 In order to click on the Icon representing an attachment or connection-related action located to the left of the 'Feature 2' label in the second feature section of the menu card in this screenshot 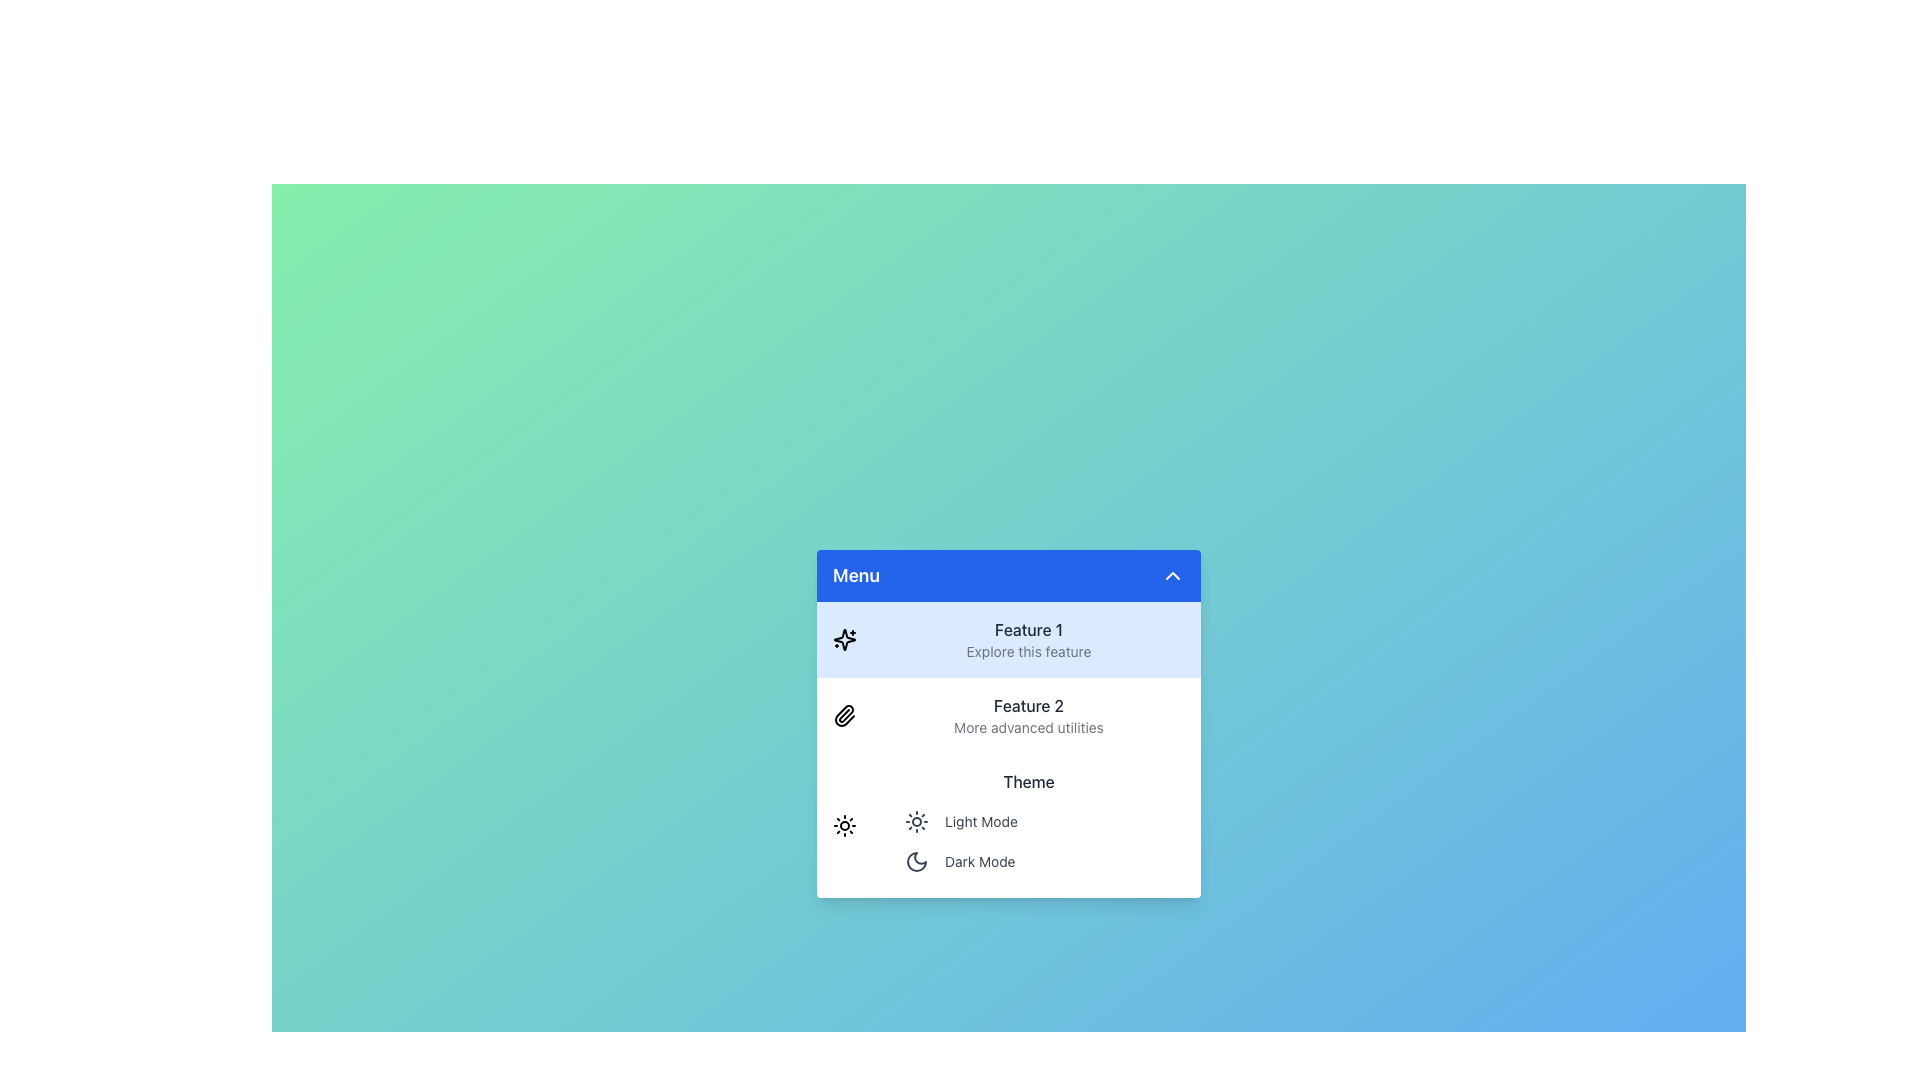, I will do `click(844, 715)`.